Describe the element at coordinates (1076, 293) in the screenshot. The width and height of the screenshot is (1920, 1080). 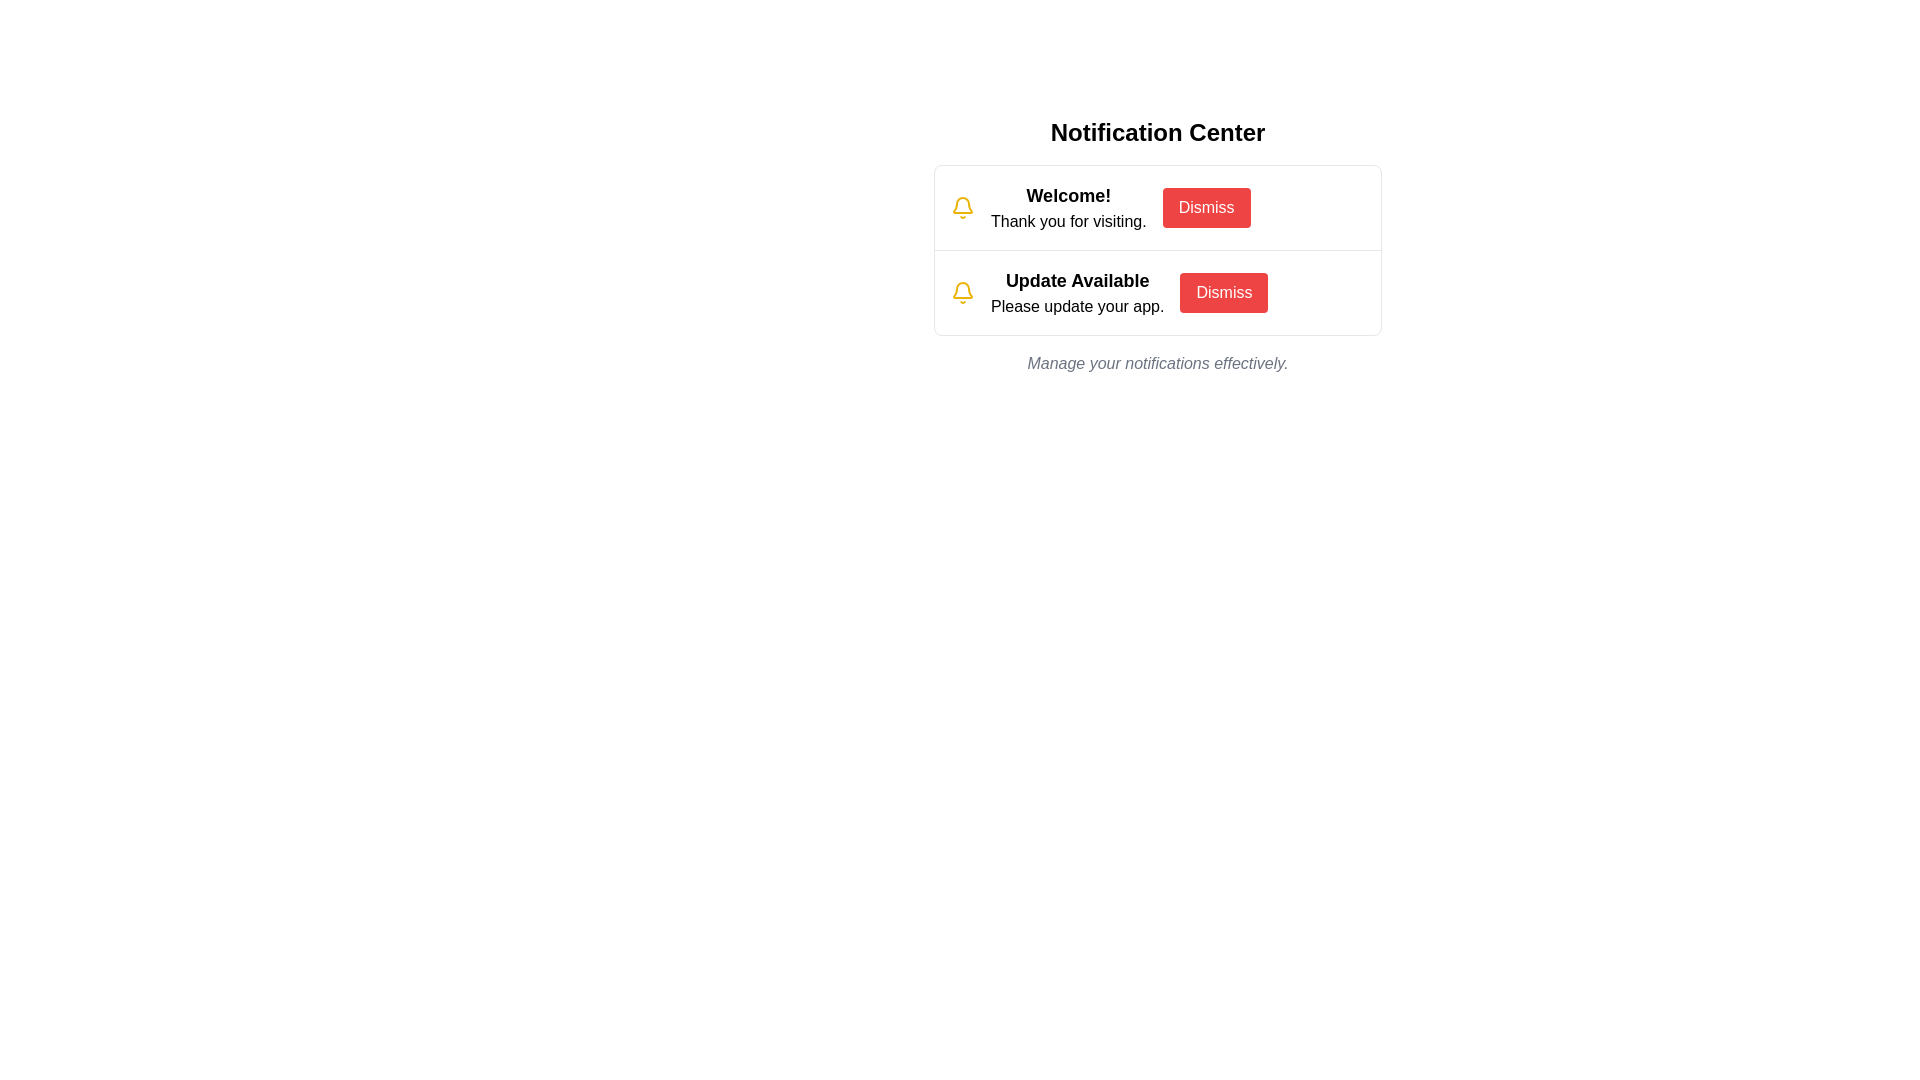
I see `the second notification message in the vertical list that informs the user about the availability of an update, located between an icon on the left and a 'Dismiss' button on the right` at that location.